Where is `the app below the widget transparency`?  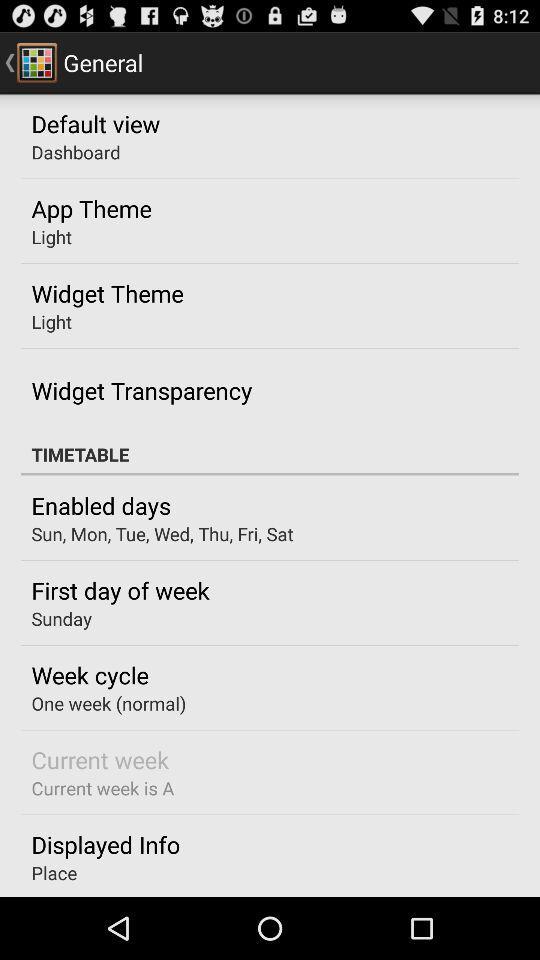
the app below the widget transparency is located at coordinates (270, 454).